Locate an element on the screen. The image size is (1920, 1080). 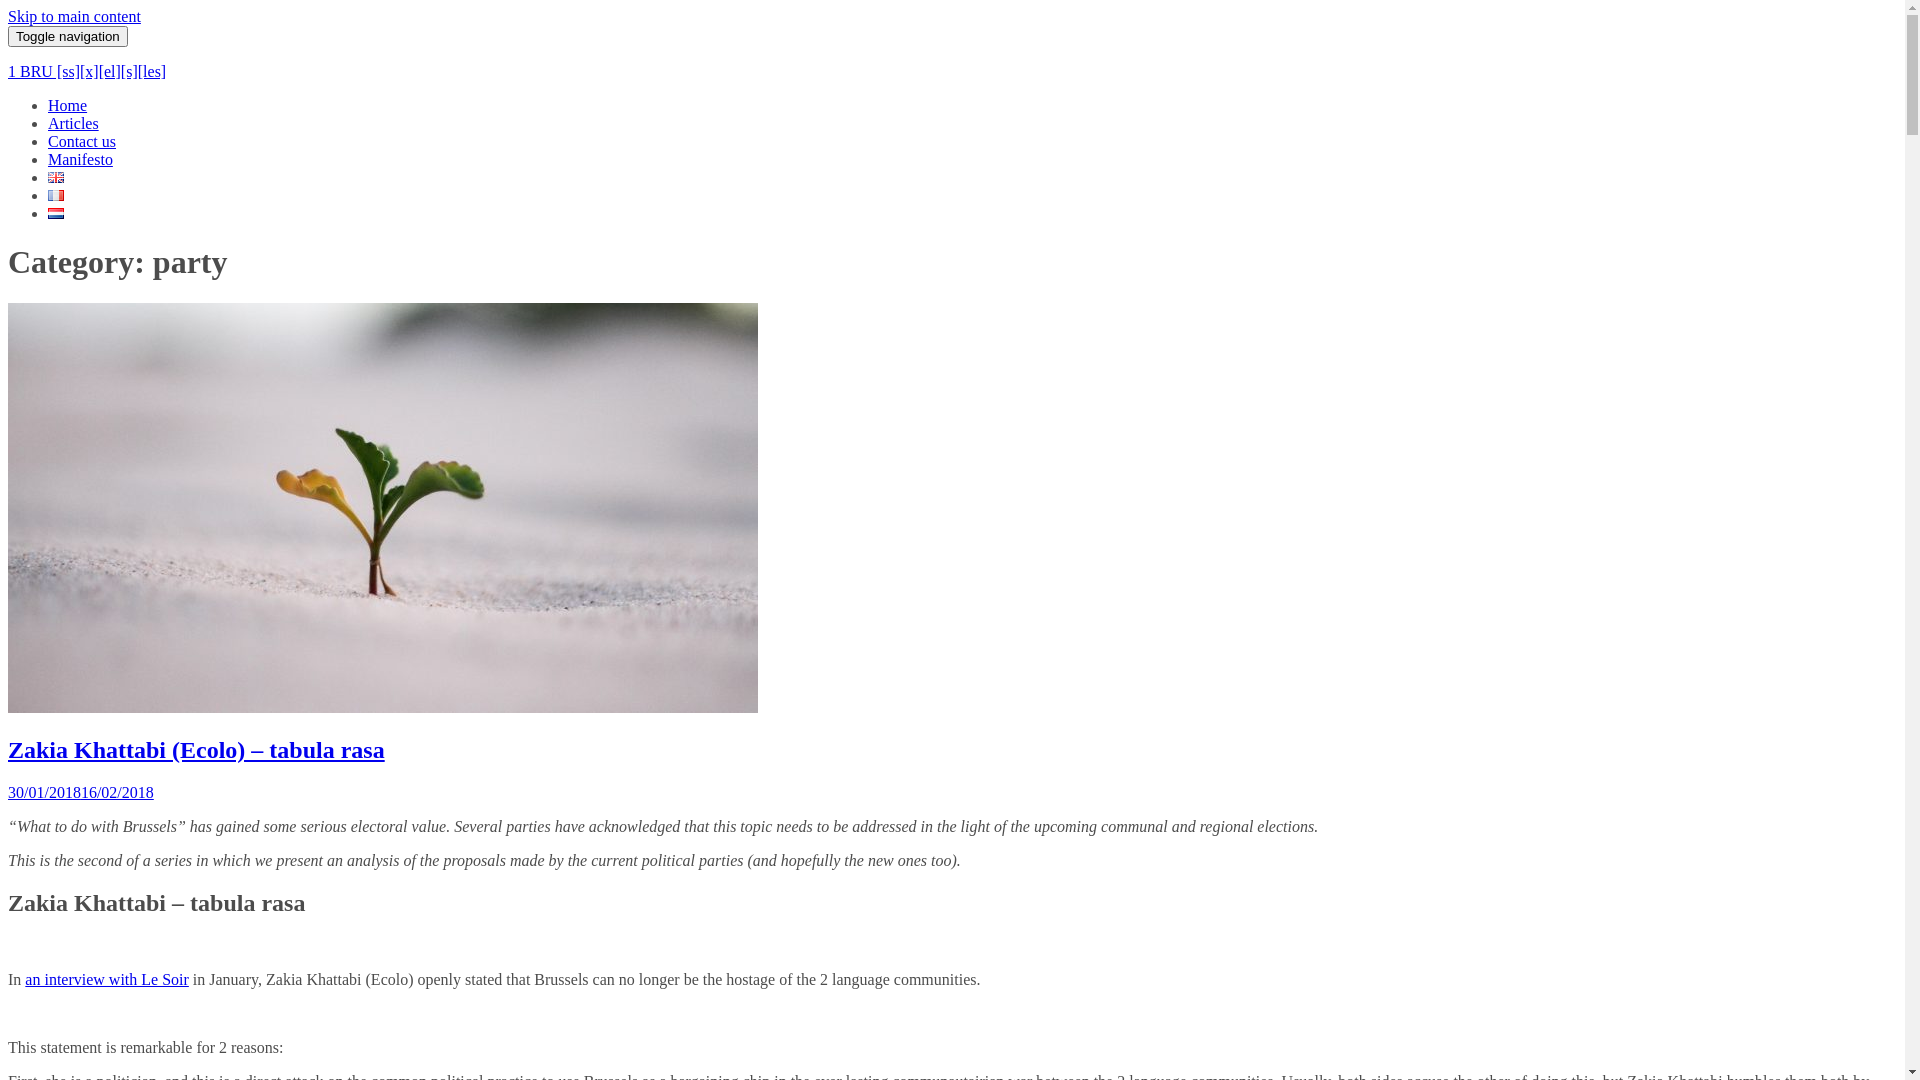
'1 BRU [ss][x][el][s][les]' is located at coordinates (85, 70).